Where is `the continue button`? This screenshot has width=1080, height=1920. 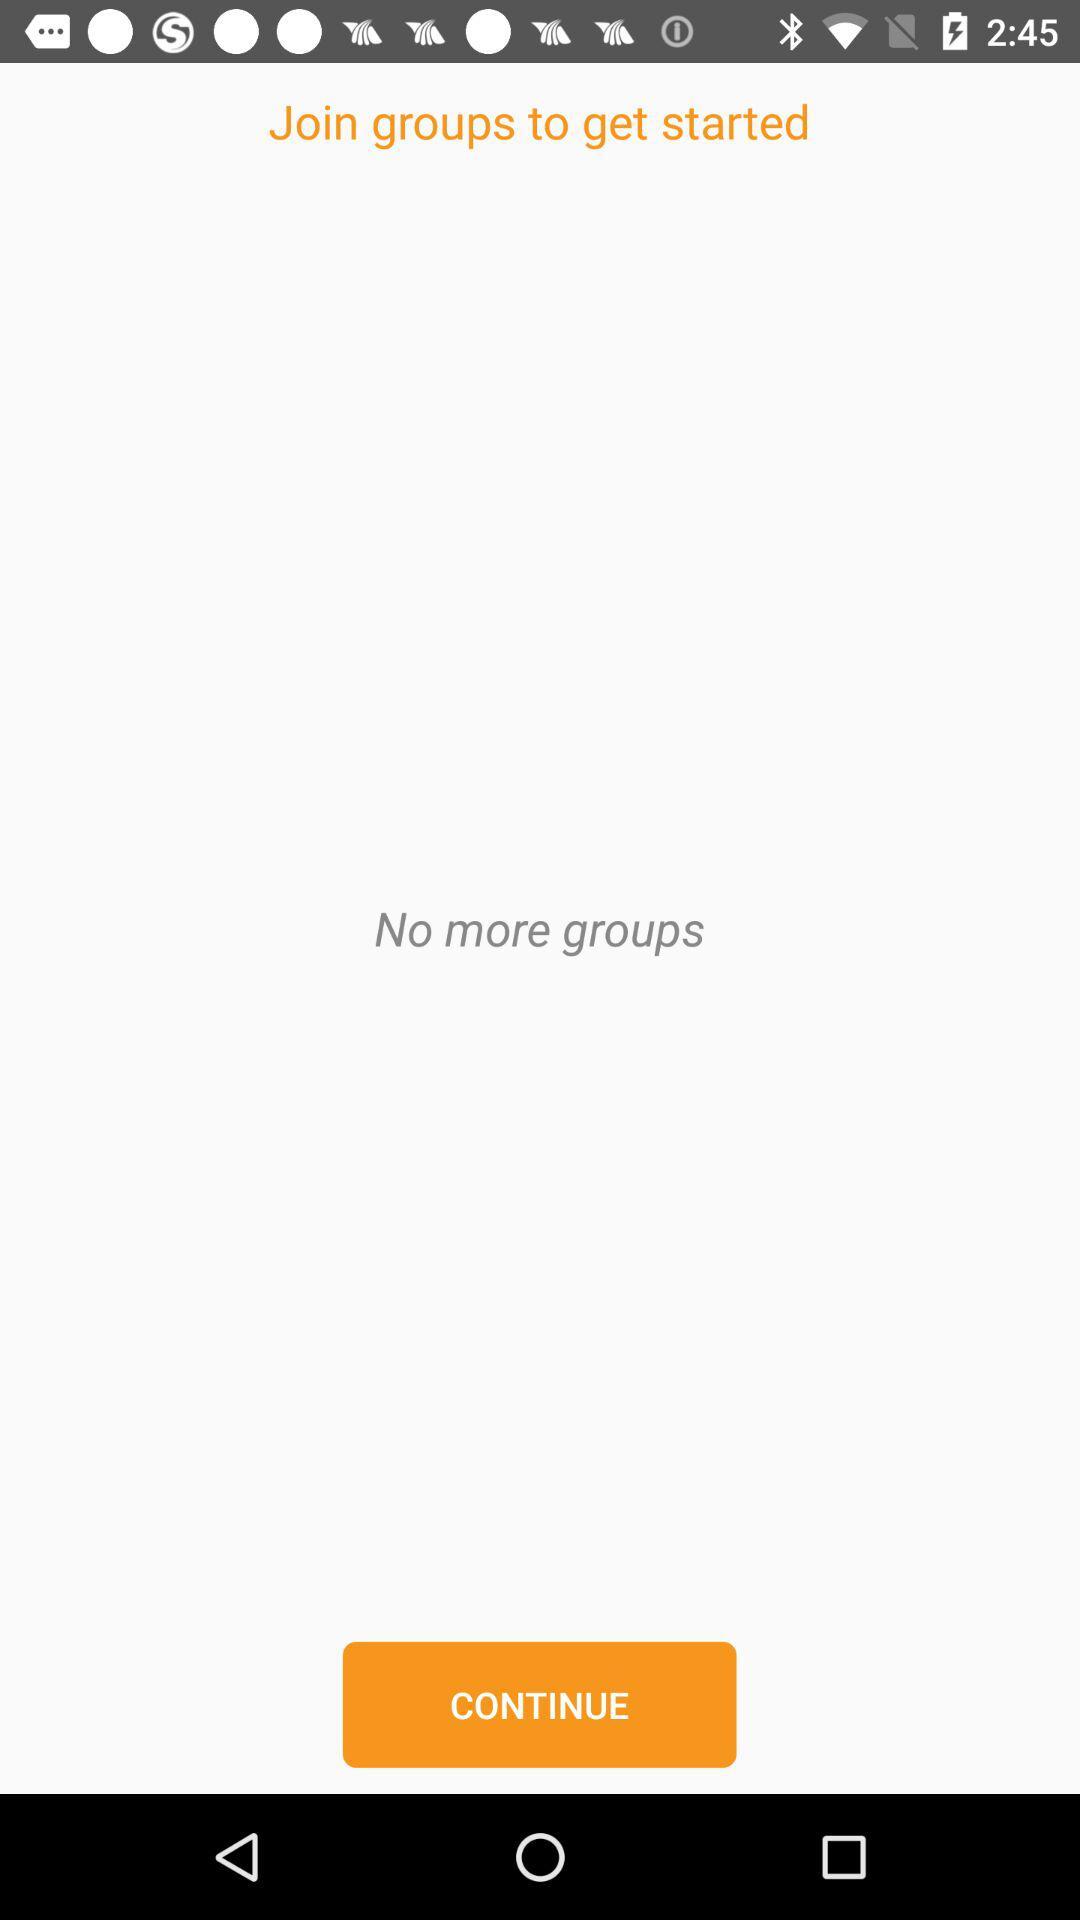 the continue button is located at coordinates (540, 1727).